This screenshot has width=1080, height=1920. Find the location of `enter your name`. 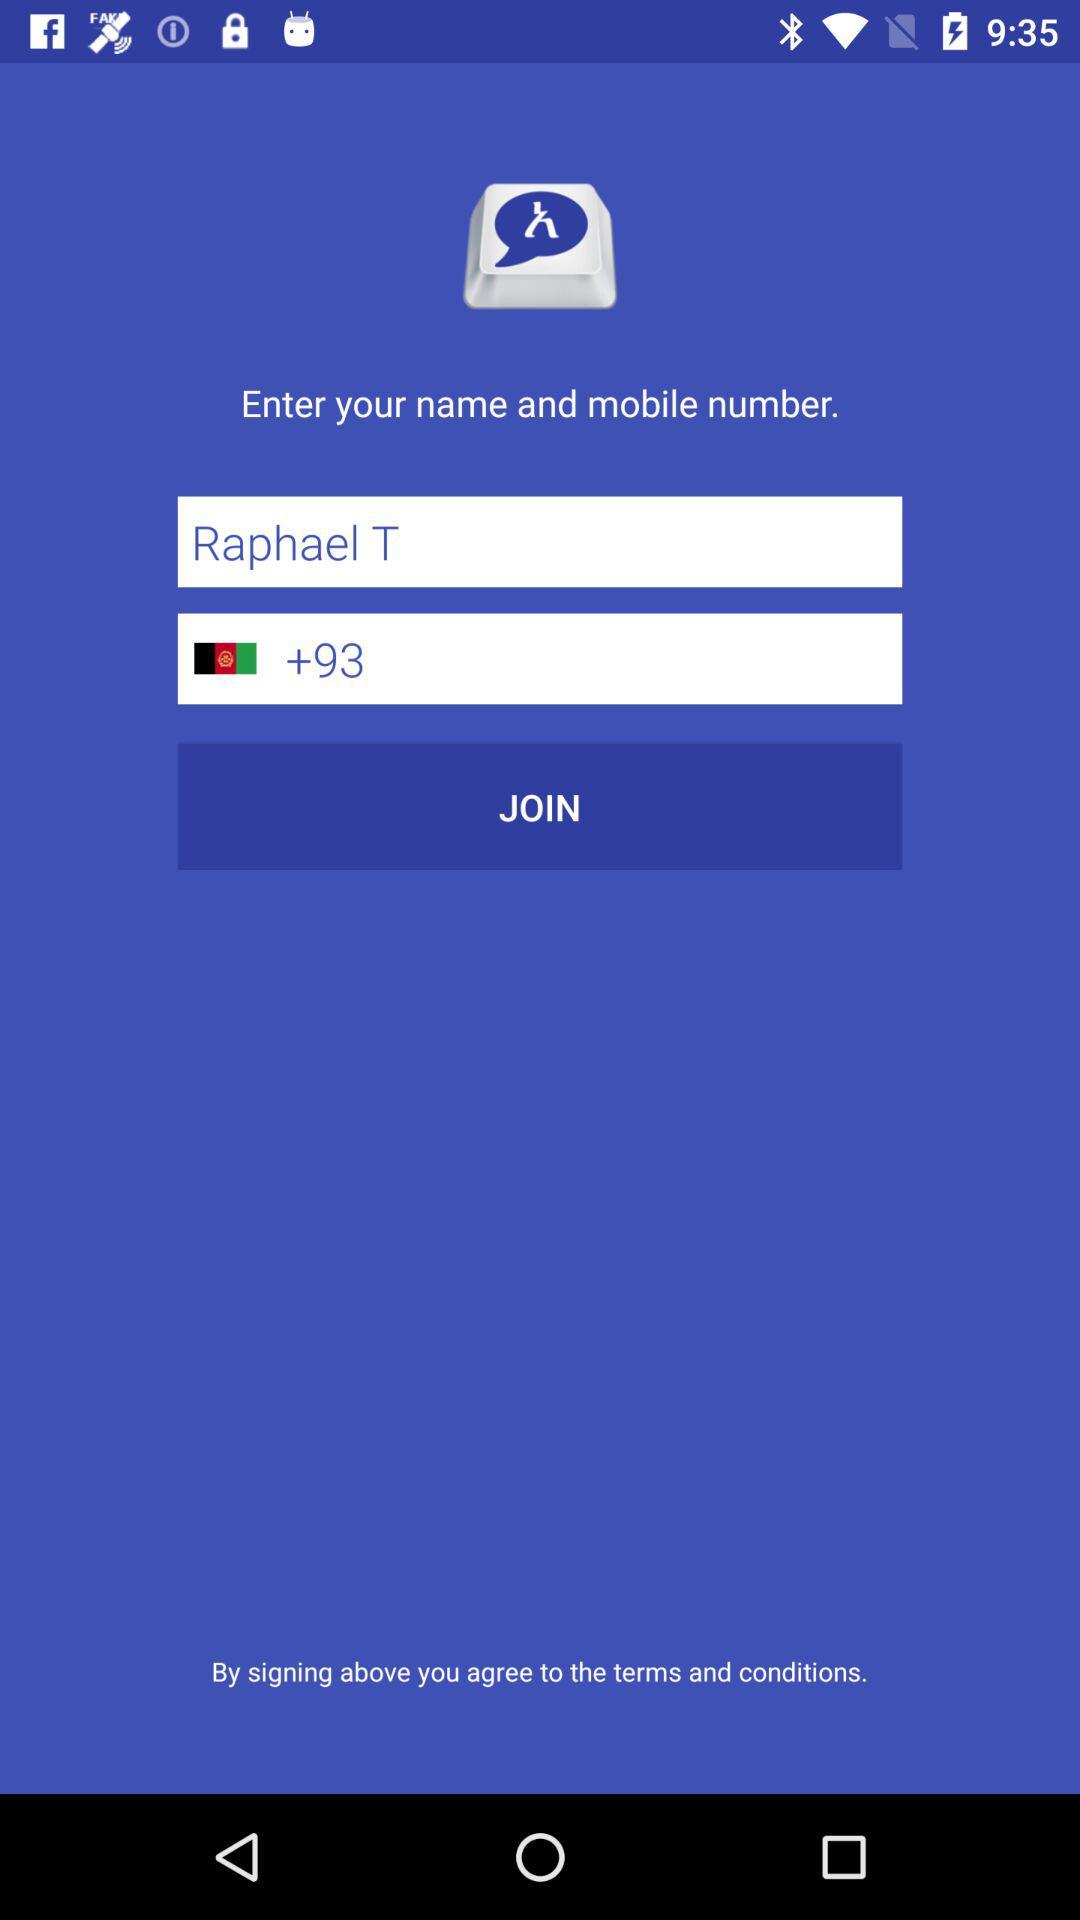

enter your name is located at coordinates (540, 423).